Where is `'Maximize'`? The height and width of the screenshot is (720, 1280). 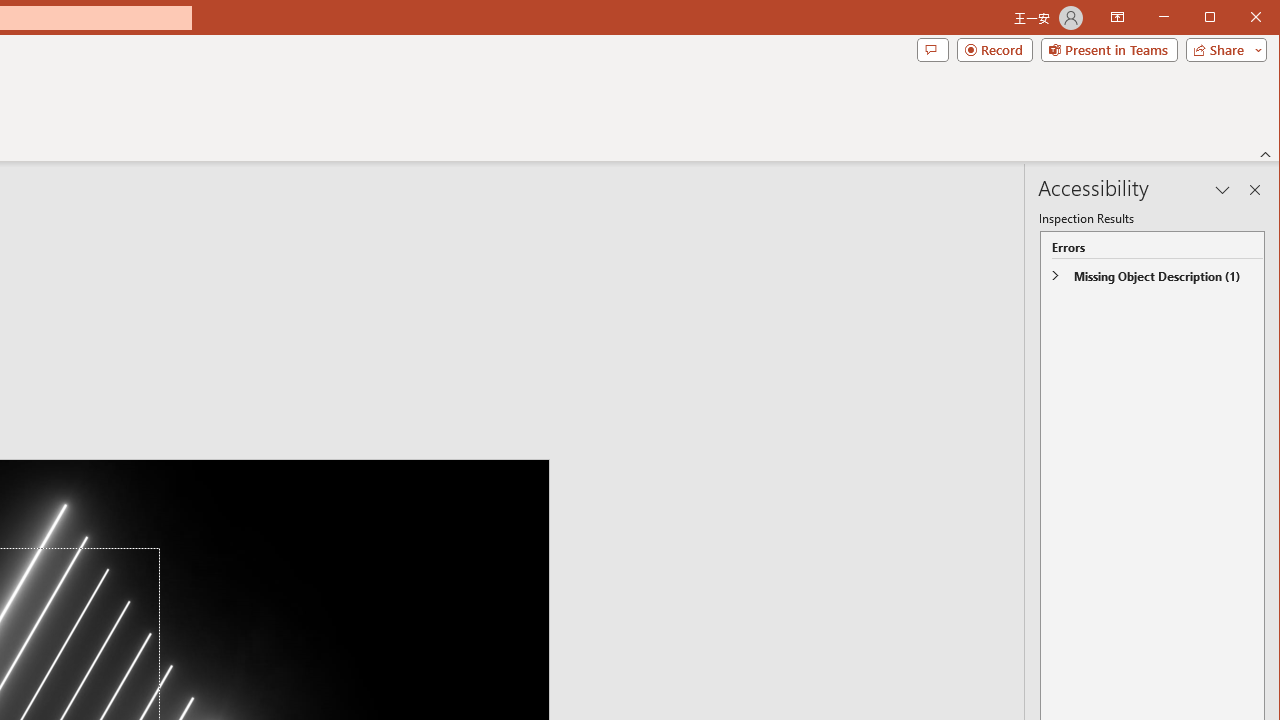
'Maximize' is located at coordinates (1238, 19).